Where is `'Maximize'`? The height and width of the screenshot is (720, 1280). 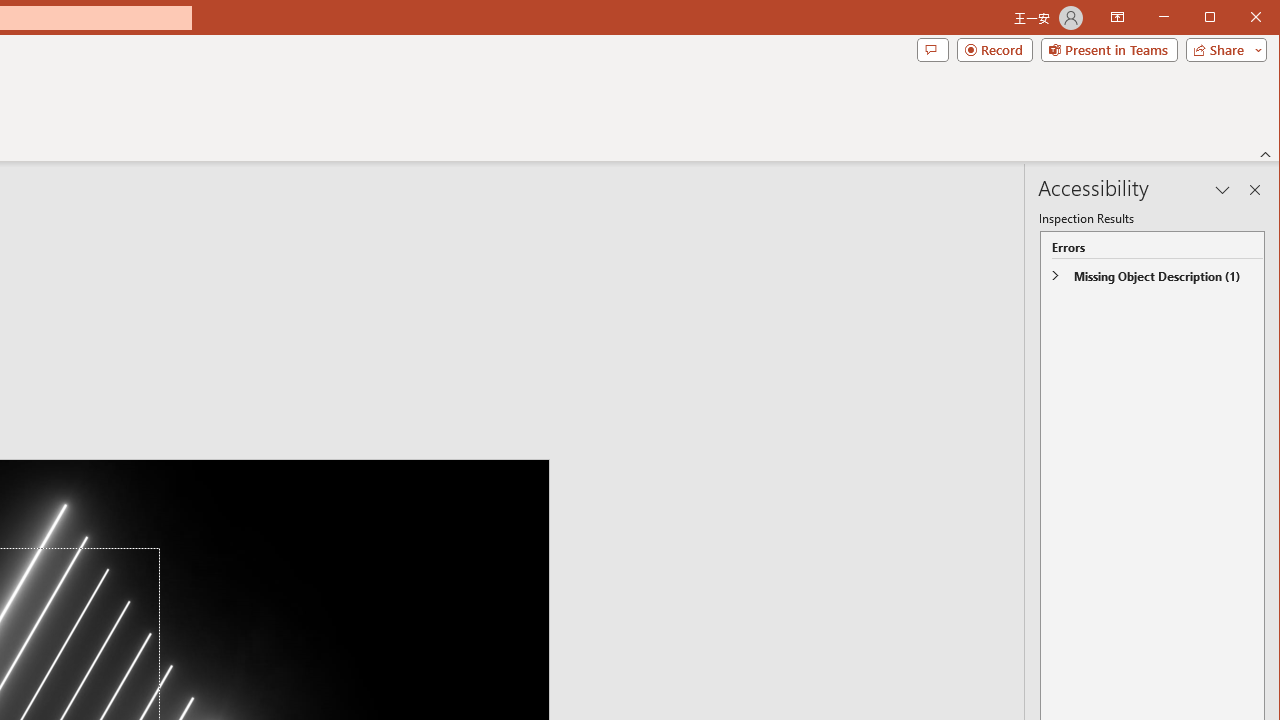
'Maximize' is located at coordinates (1238, 19).